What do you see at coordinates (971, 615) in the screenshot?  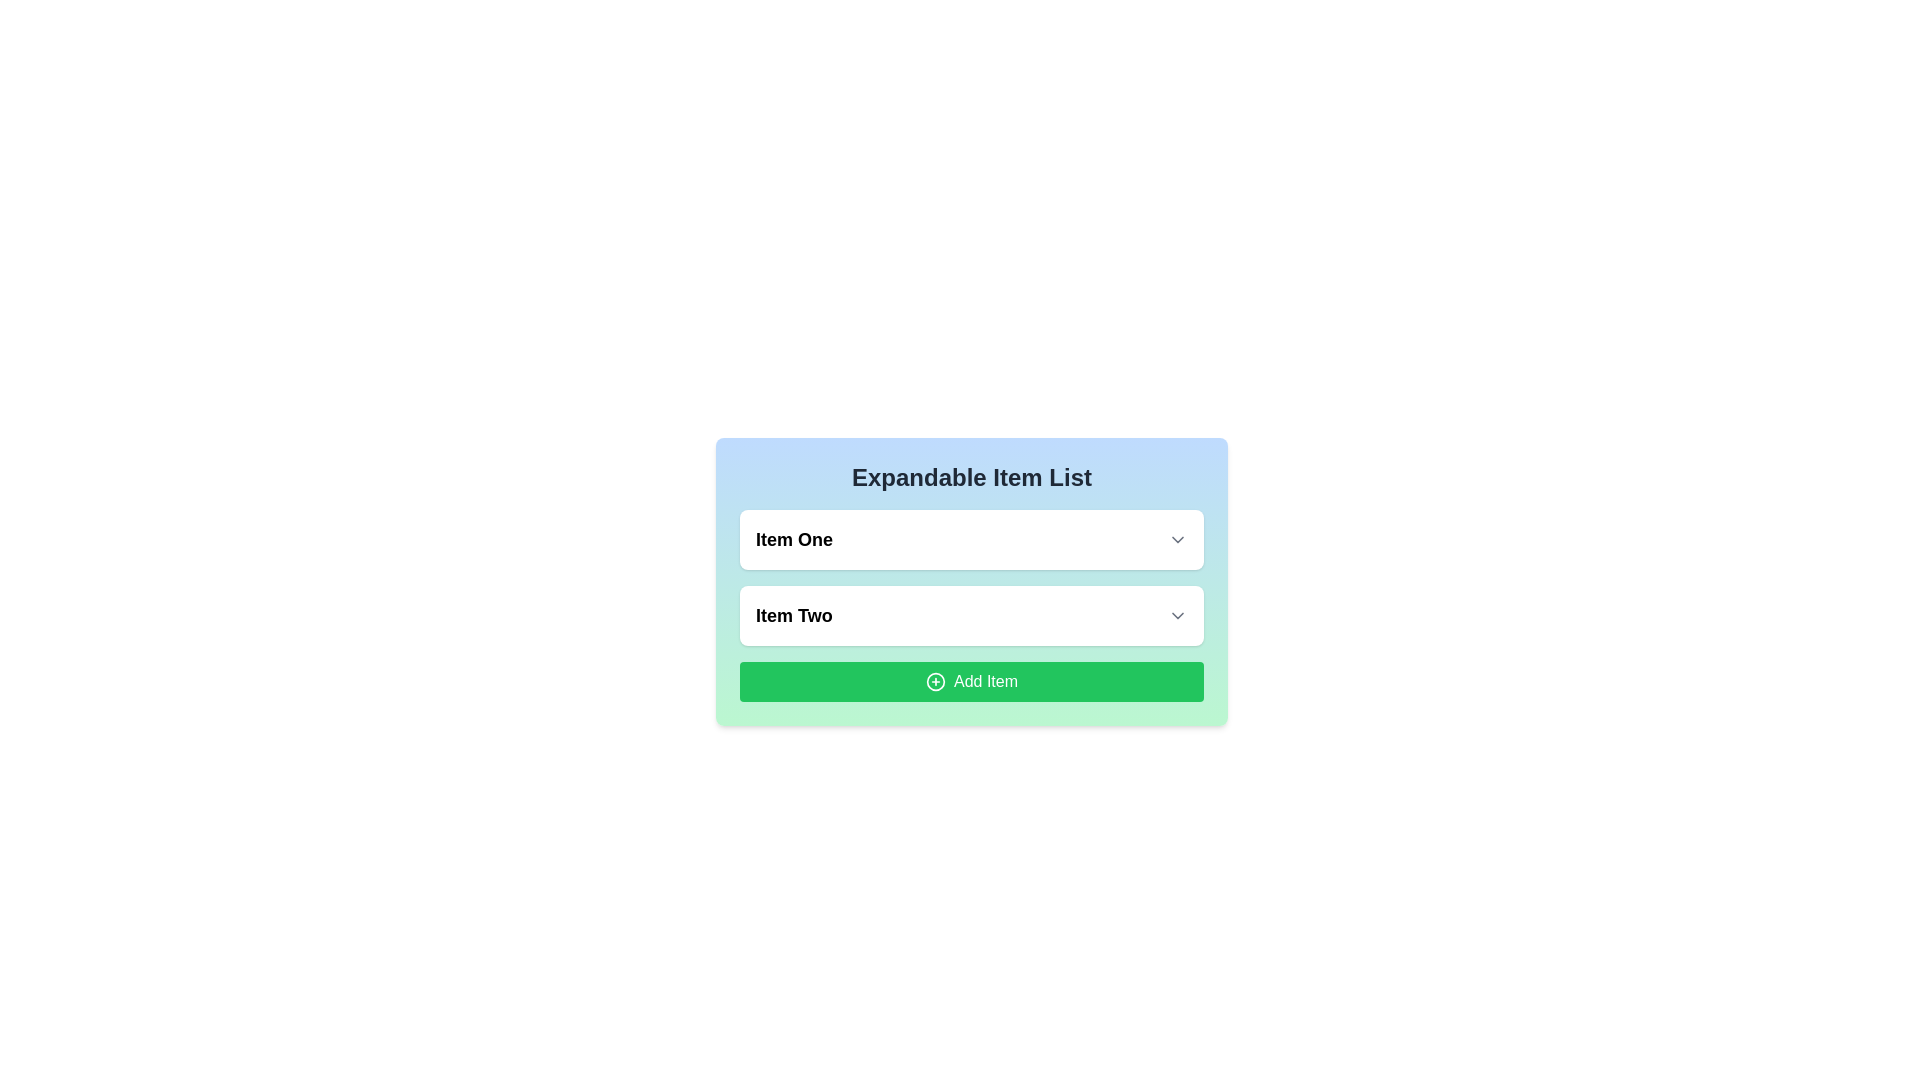 I see `the downward-facing arrow of the dropdown menu item labeled 'Item Two' to visualize interactivity` at bounding box center [971, 615].